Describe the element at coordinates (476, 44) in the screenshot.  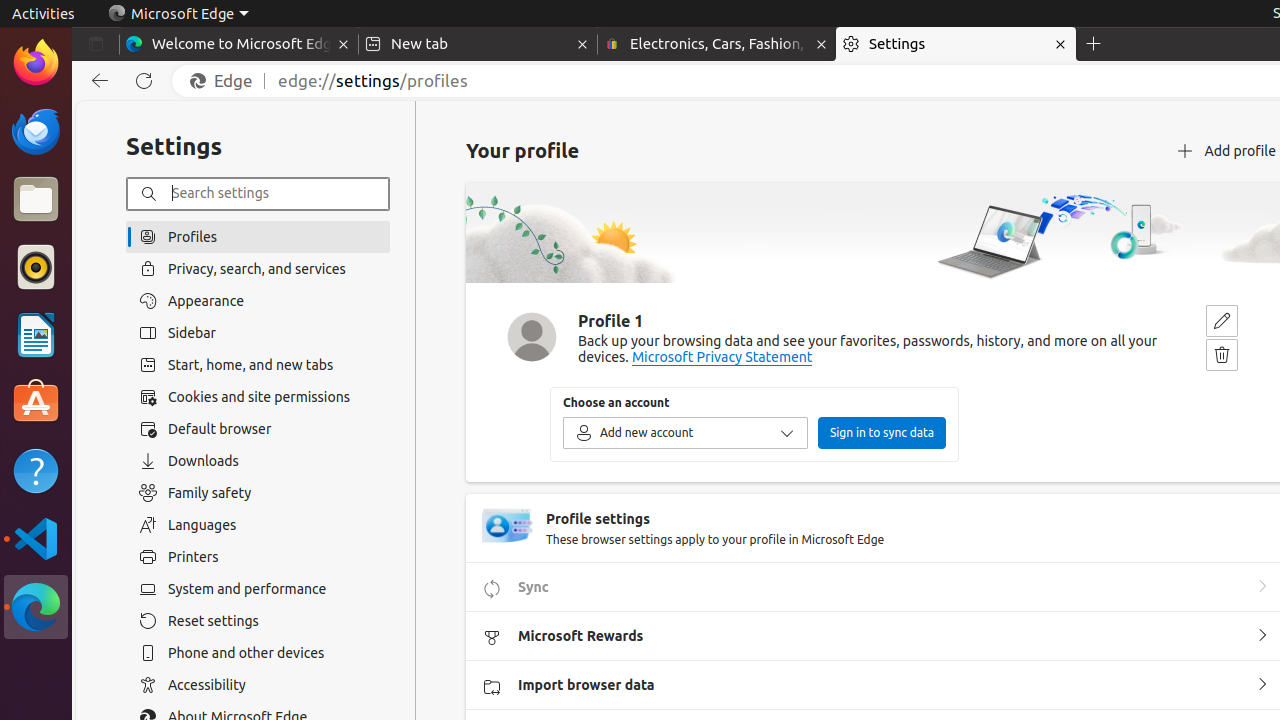
I see `'New tab'` at that location.